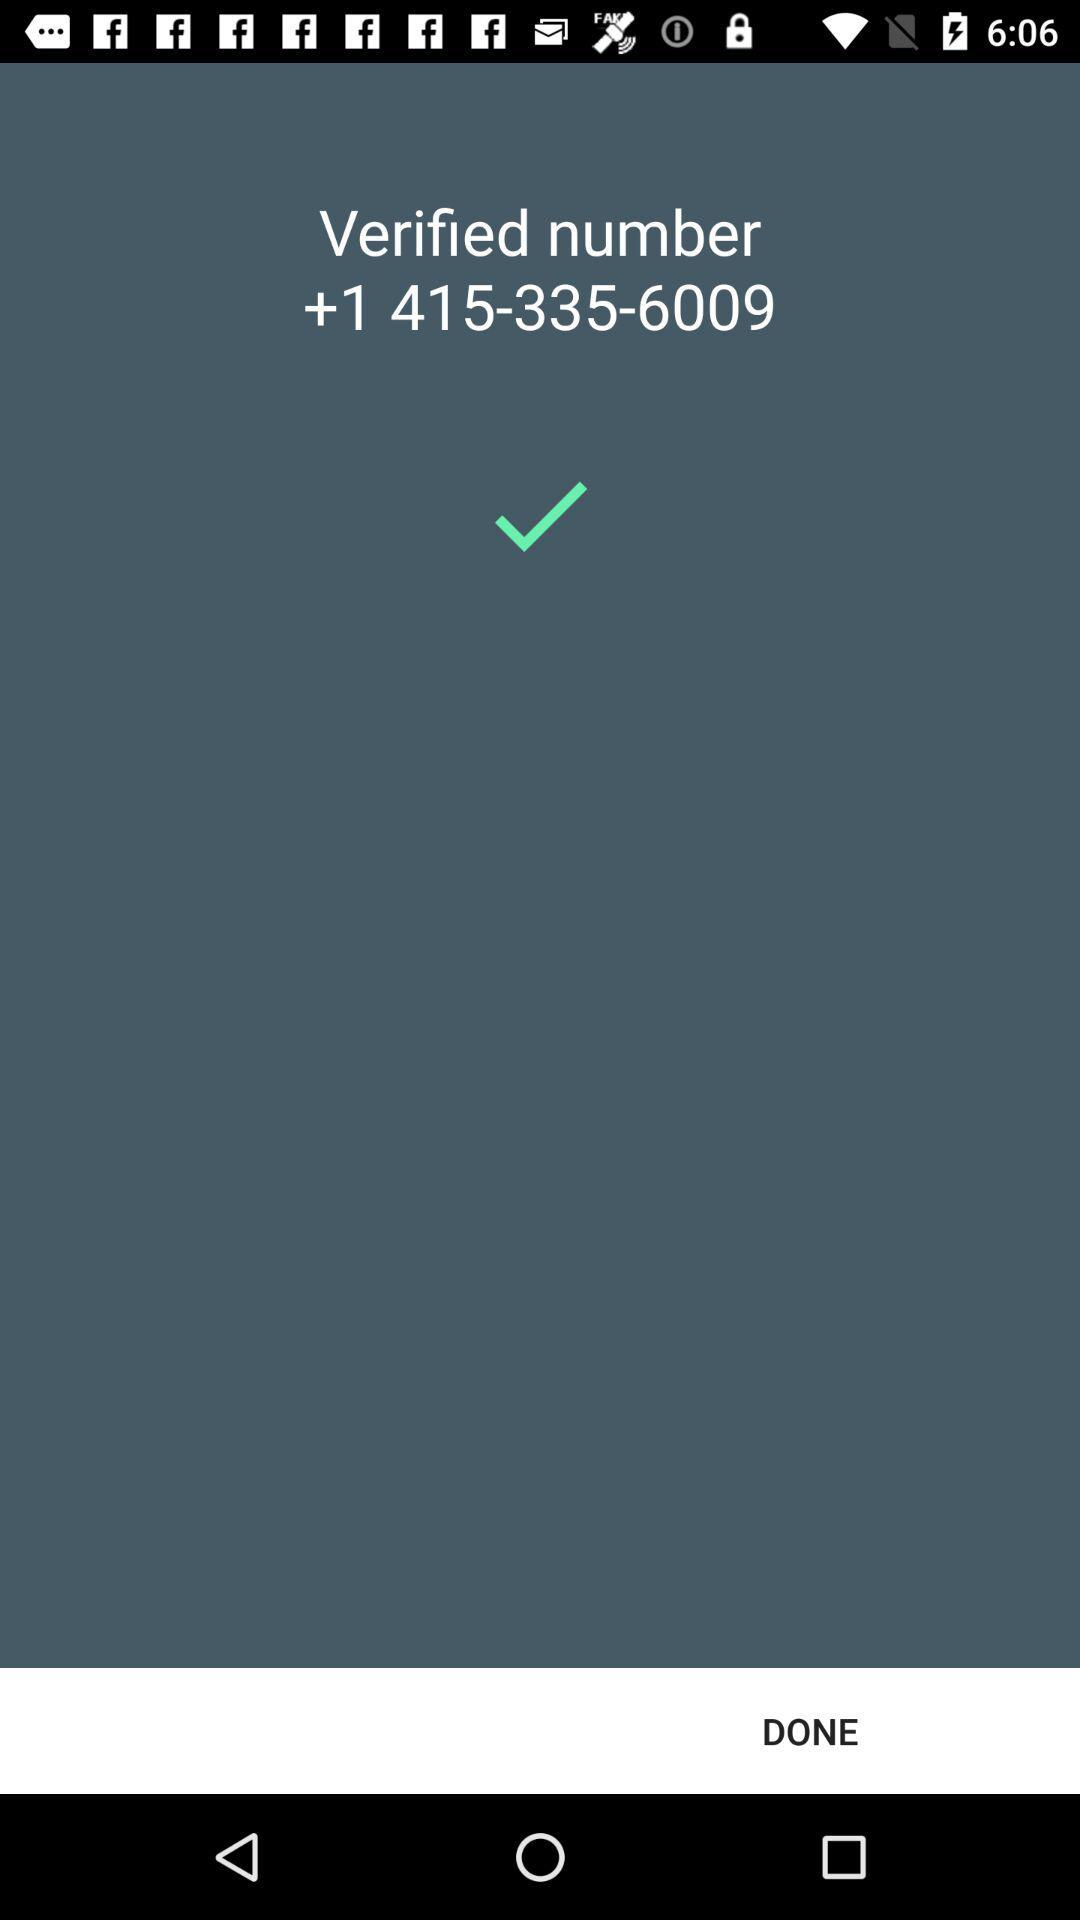 The width and height of the screenshot is (1080, 1920). Describe the element at coordinates (810, 1730) in the screenshot. I see `done item` at that location.